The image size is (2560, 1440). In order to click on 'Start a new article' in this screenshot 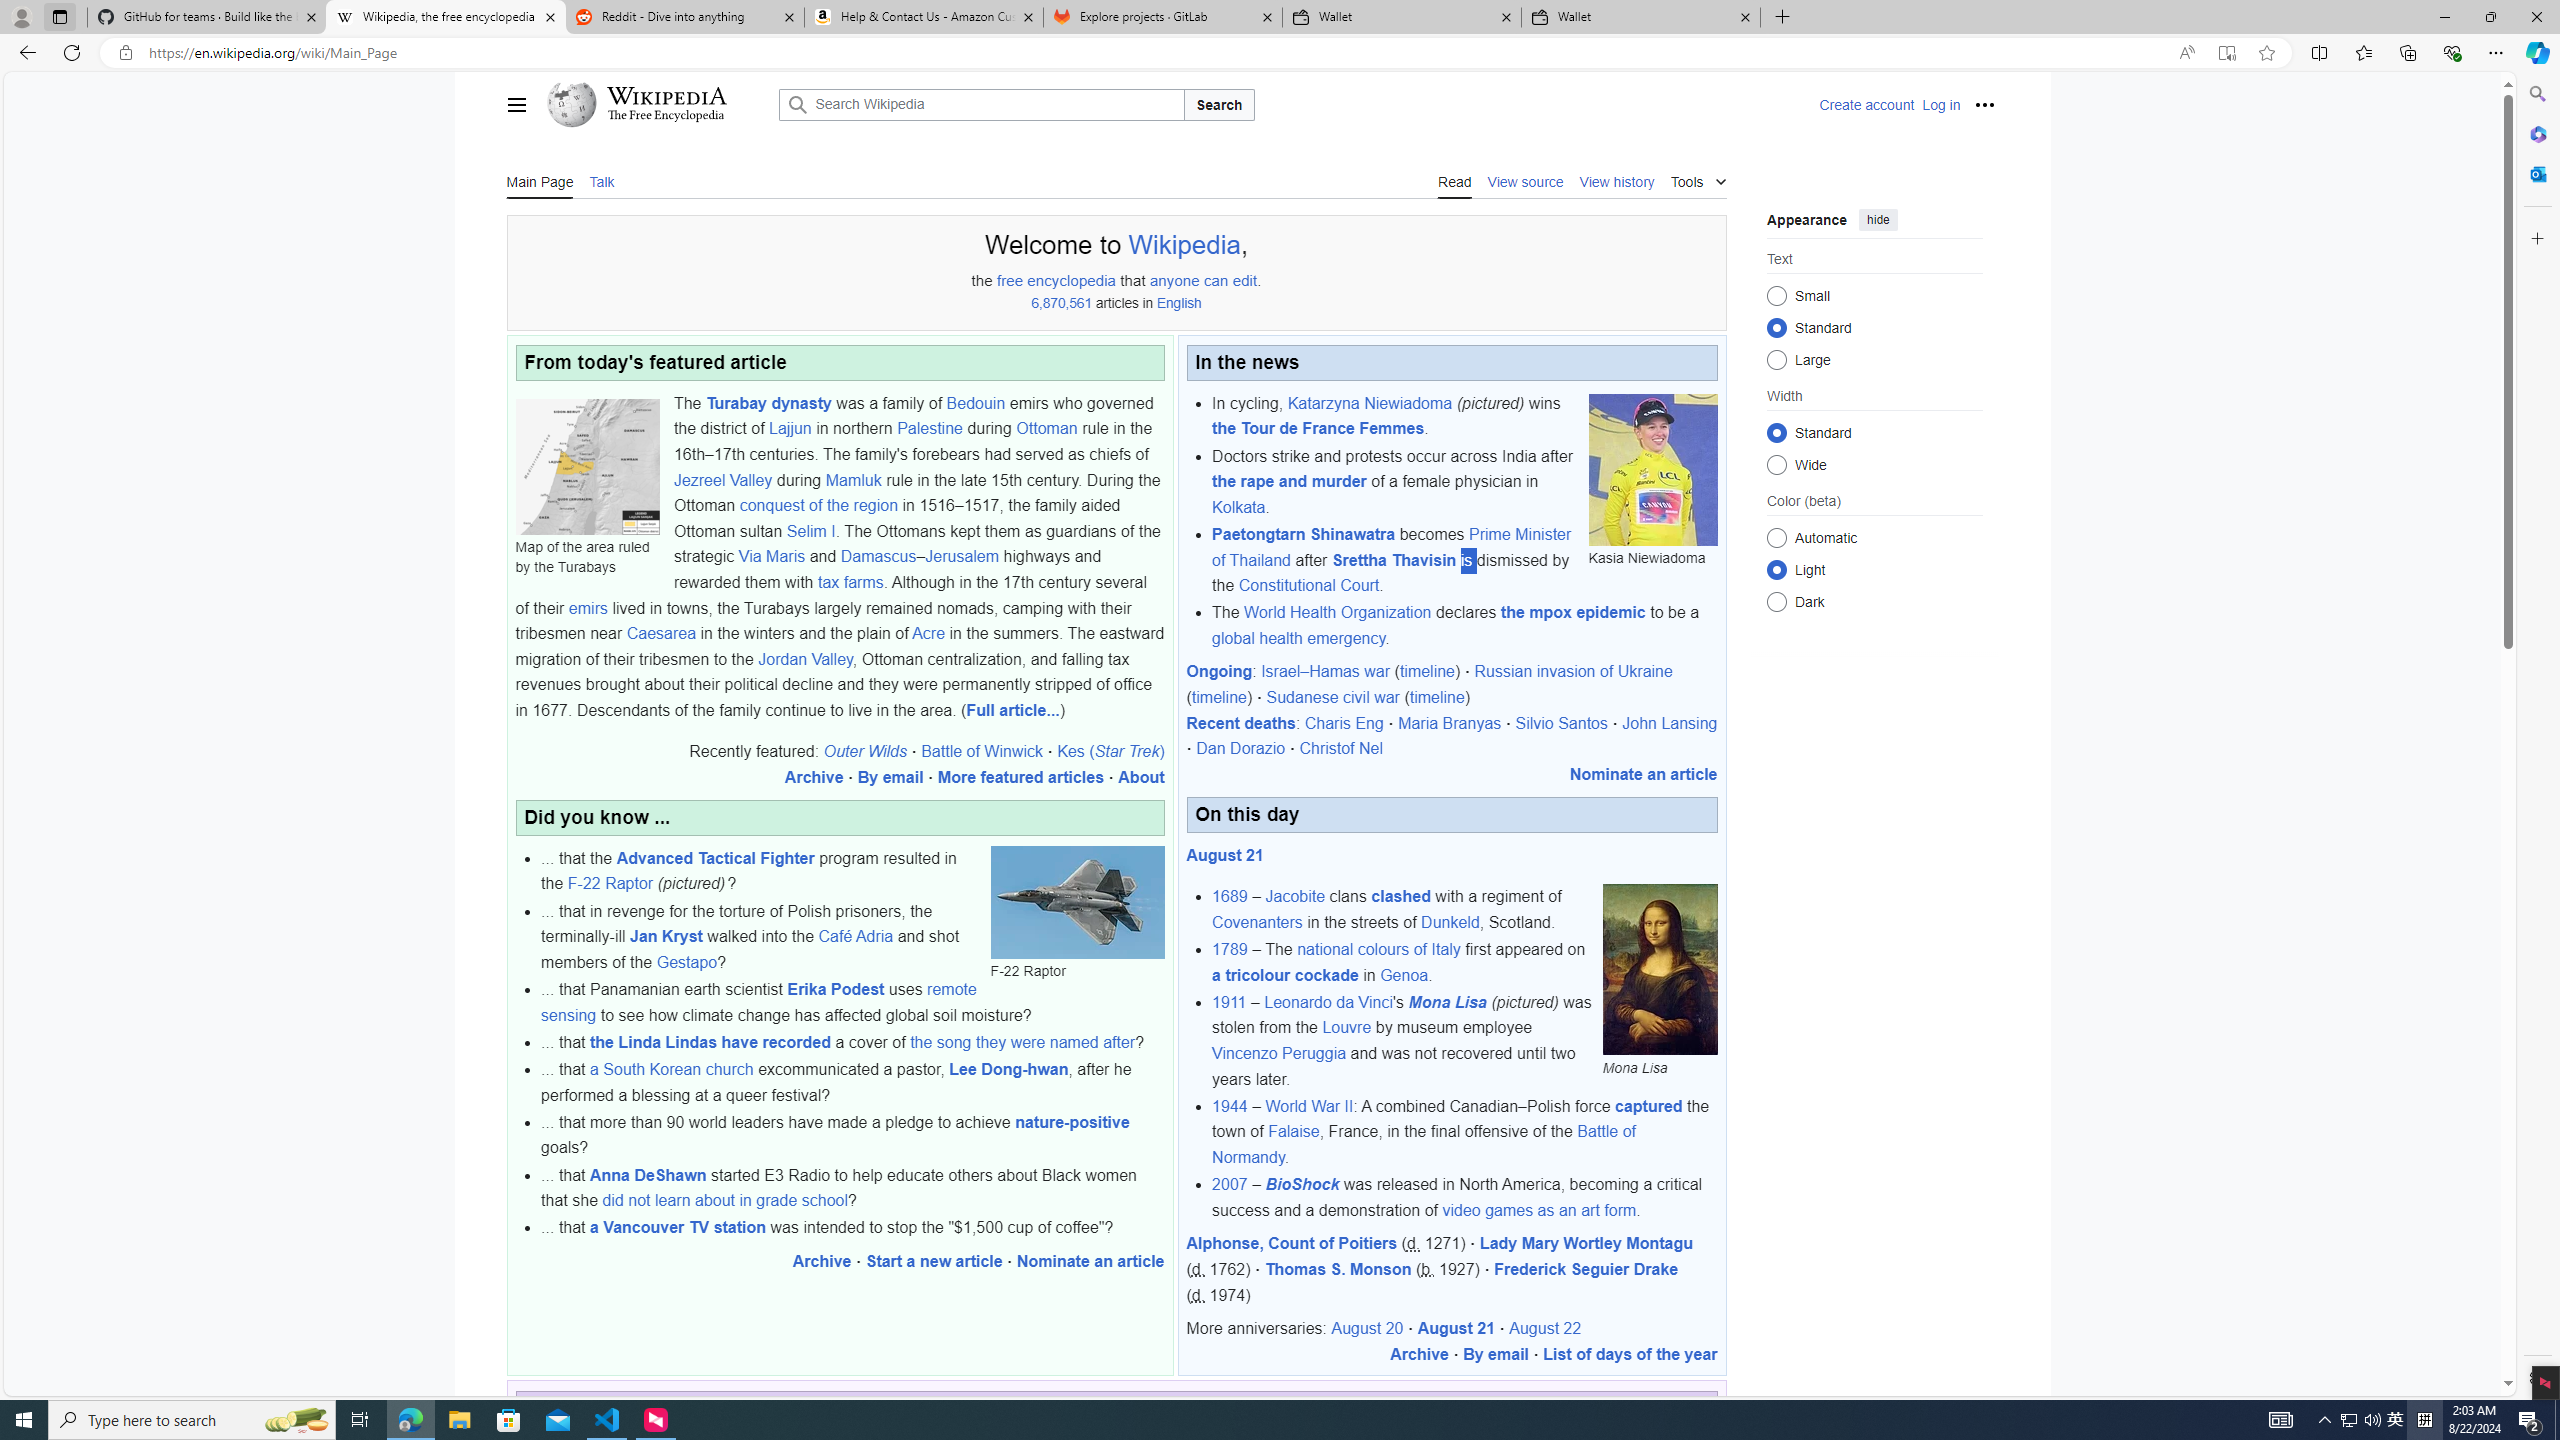, I will do `click(933, 1260)`.